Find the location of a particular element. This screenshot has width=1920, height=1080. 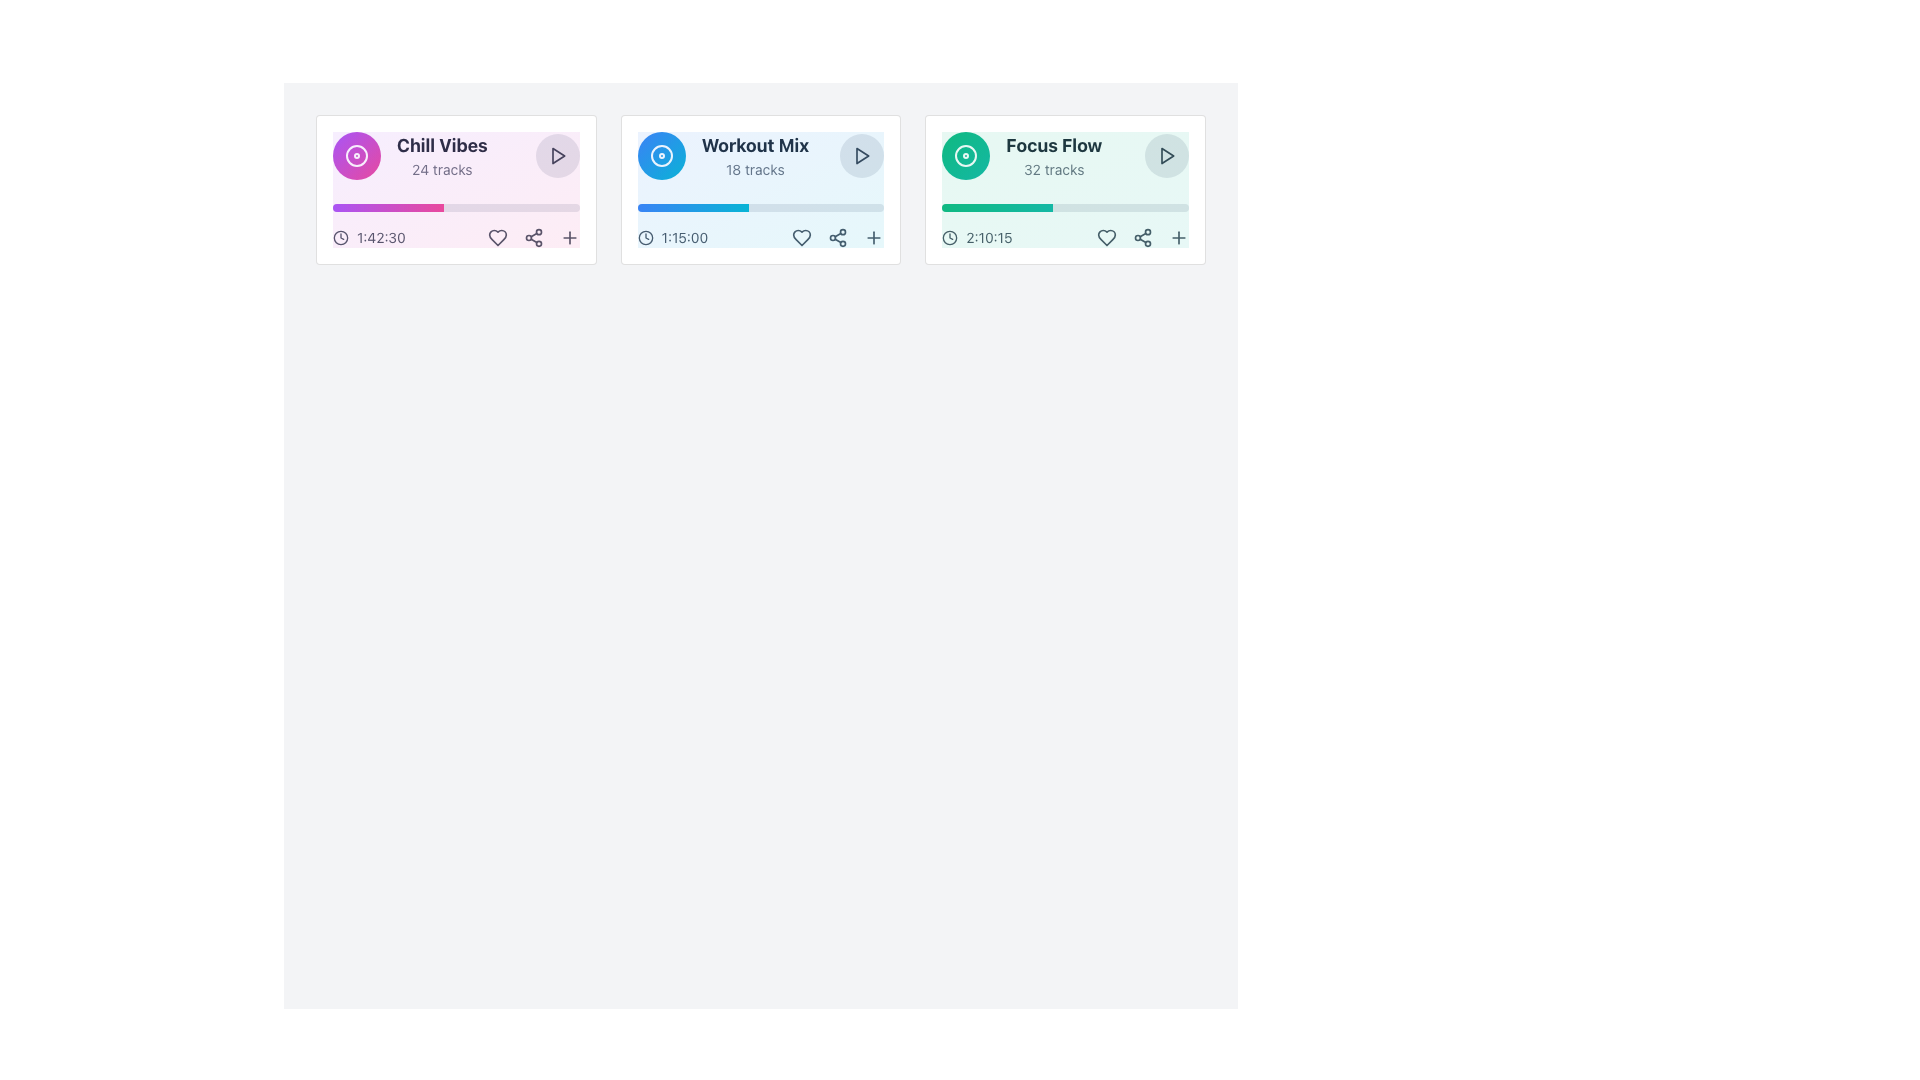

the play button located in the upper-right corner of the 'Workout Mix' card to initiate playback is located at coordinates (862, 154).